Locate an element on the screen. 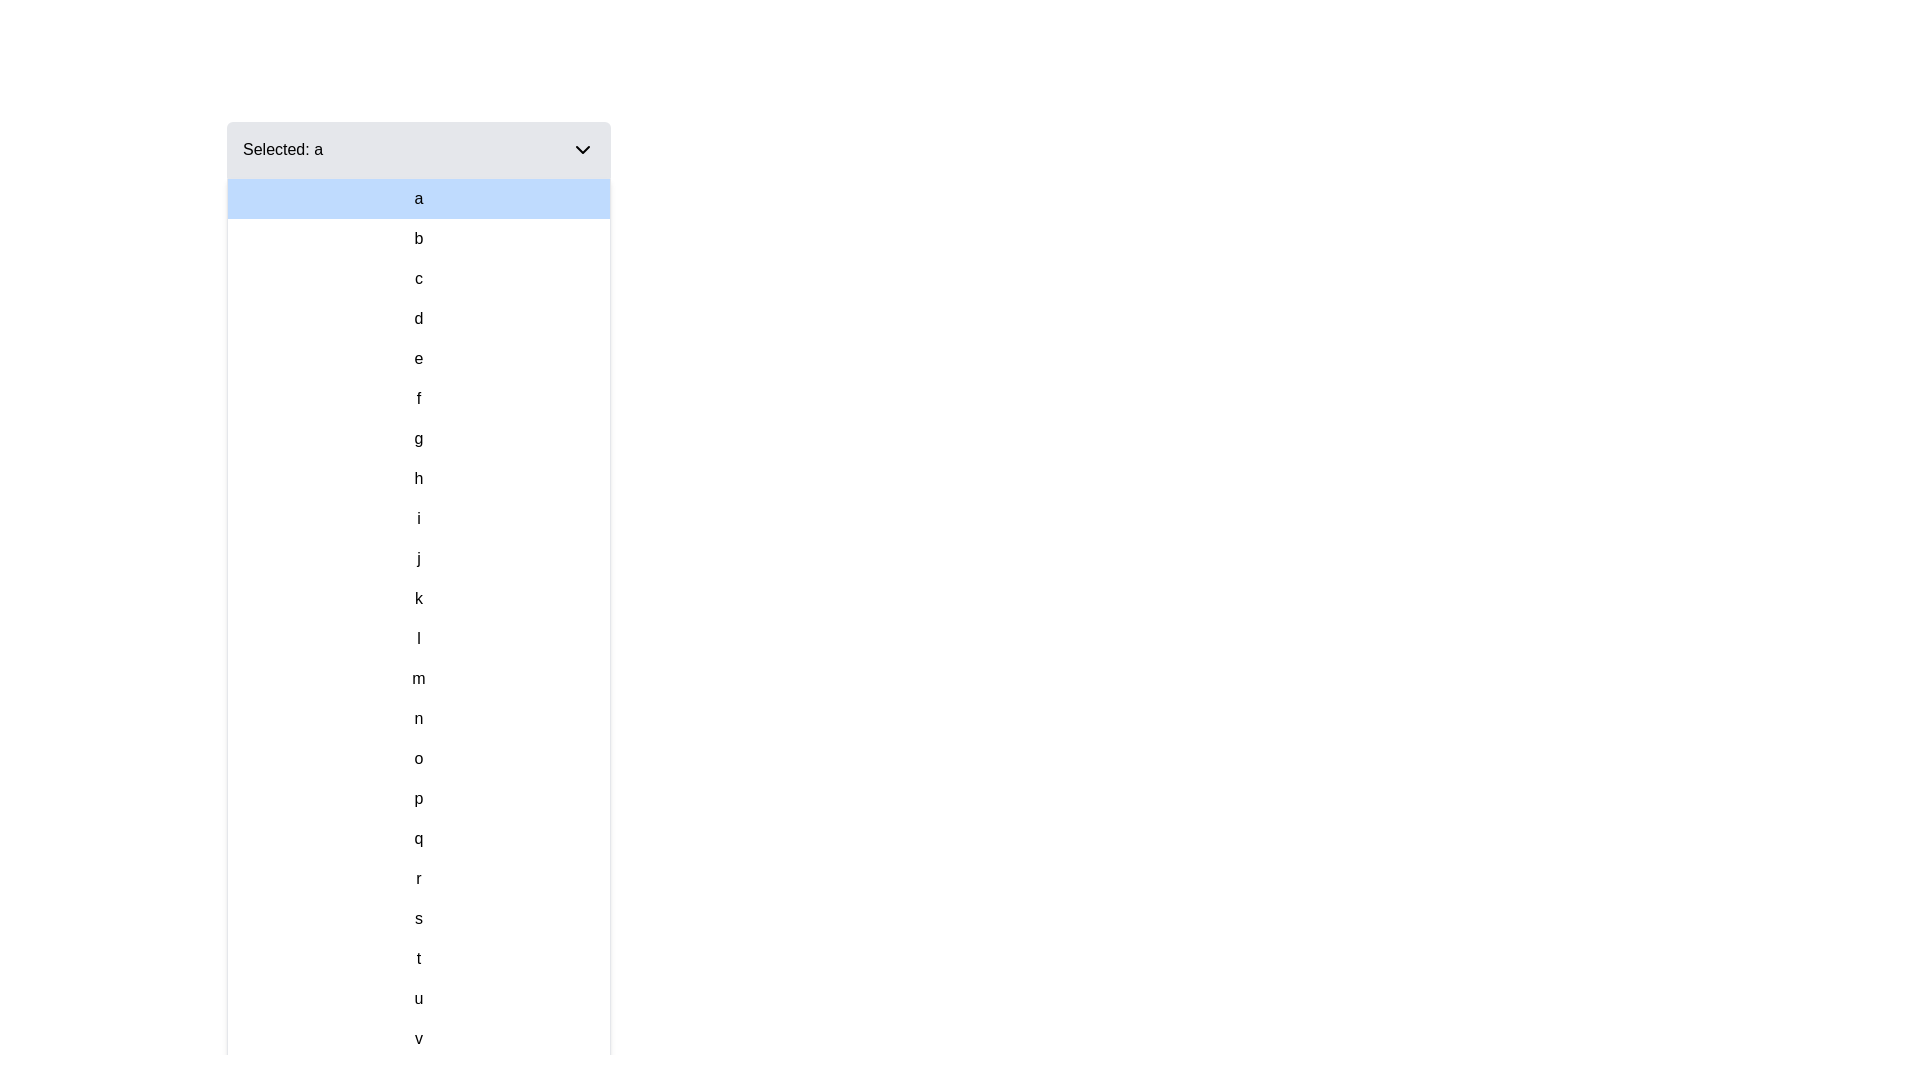 This screenshot has width=1920, height=1080. the text element 't' in the vertically ordered list of letters is located at coordinates (417, 958).